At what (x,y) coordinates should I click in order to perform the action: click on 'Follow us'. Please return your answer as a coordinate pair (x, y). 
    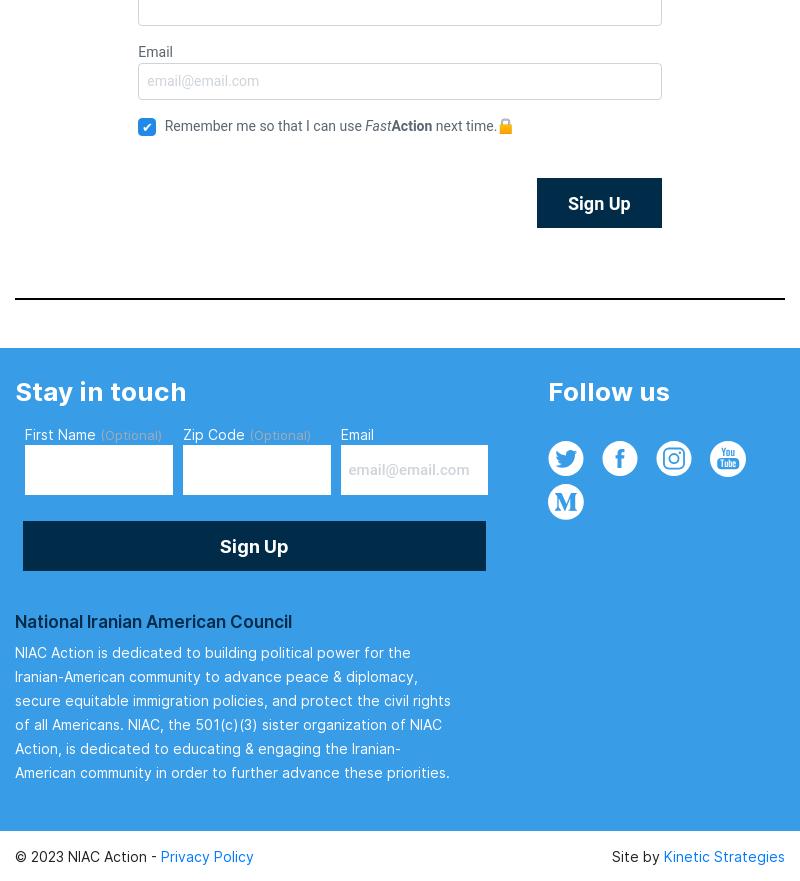
    Looking at the image, I should click on (608, 390).